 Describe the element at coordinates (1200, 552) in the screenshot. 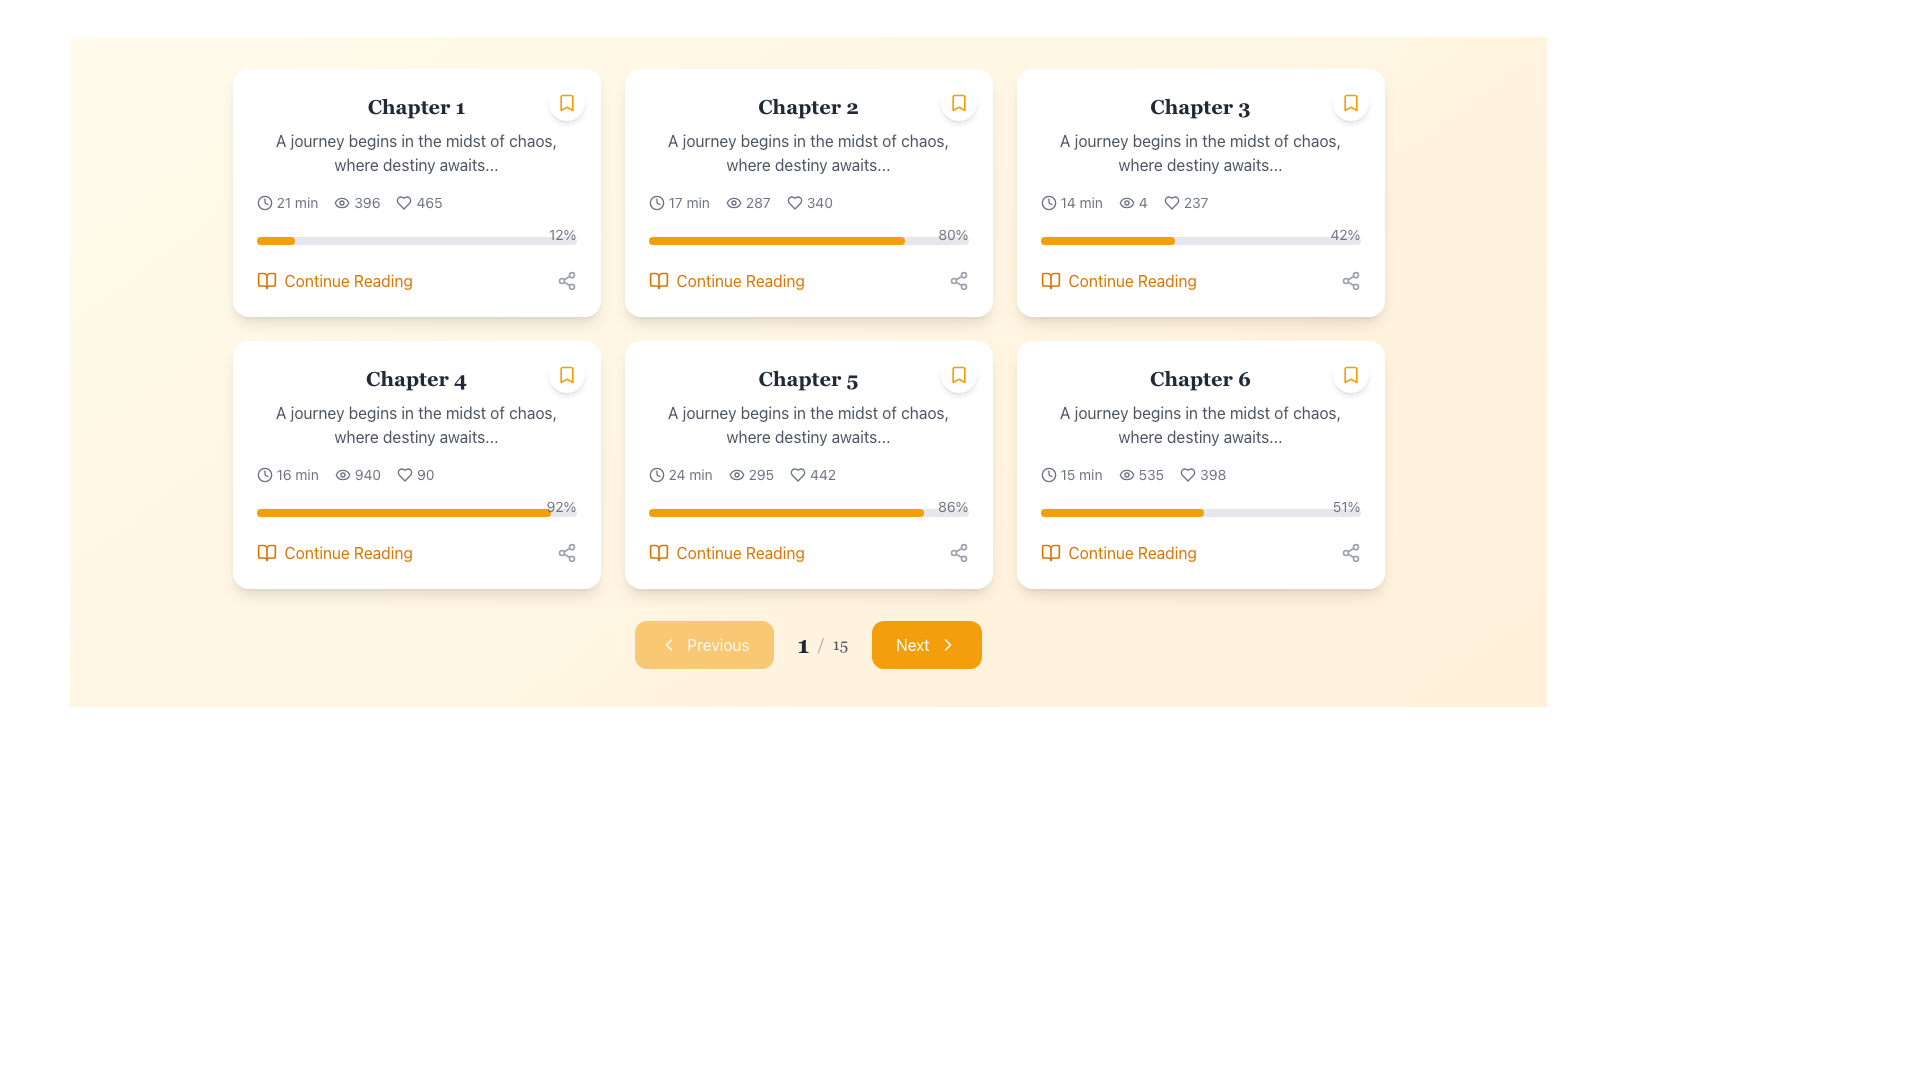

I see `the navigational button at the bottom of the Chapter 6 panel to proceed with reading the chapter` at that location.